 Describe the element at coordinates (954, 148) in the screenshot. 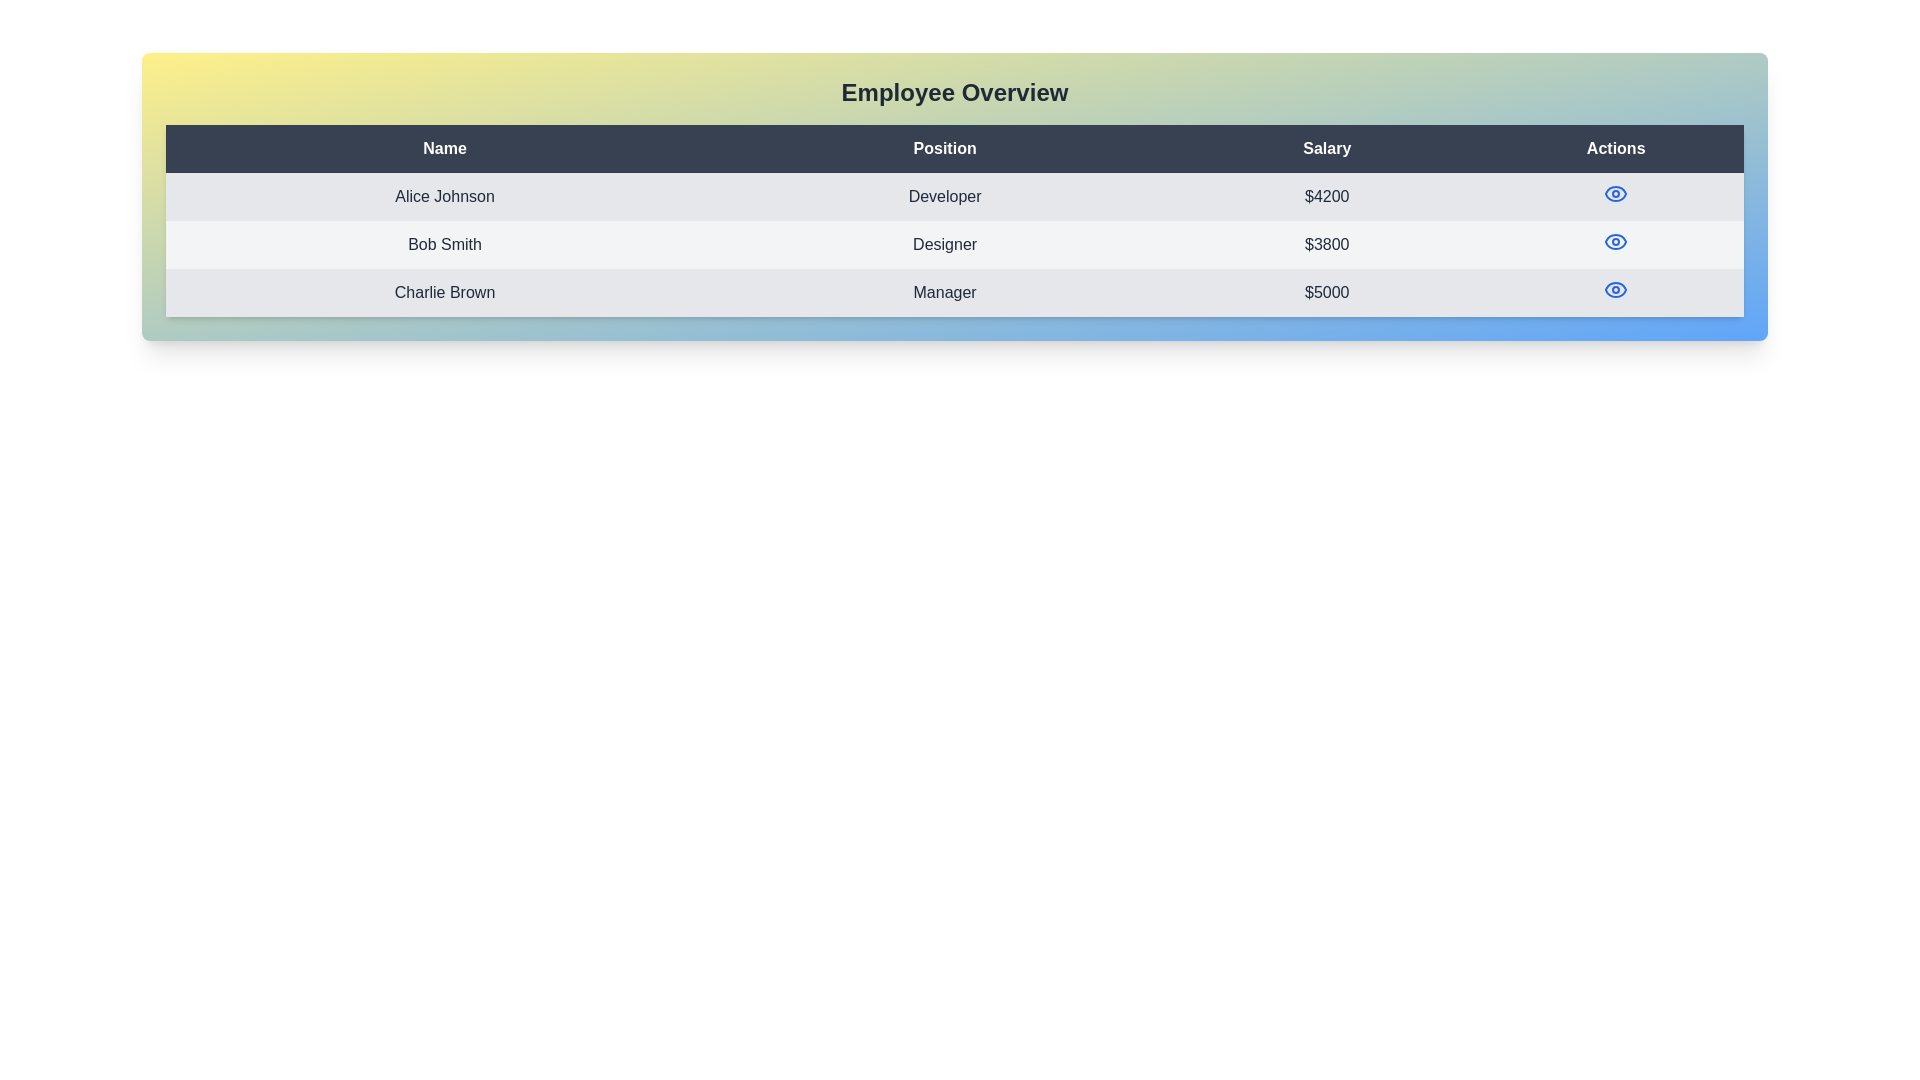

I see `the Table Header Row that labels the columns 'Name', 'Position', 'Salary', and 'Actions'` at that location.